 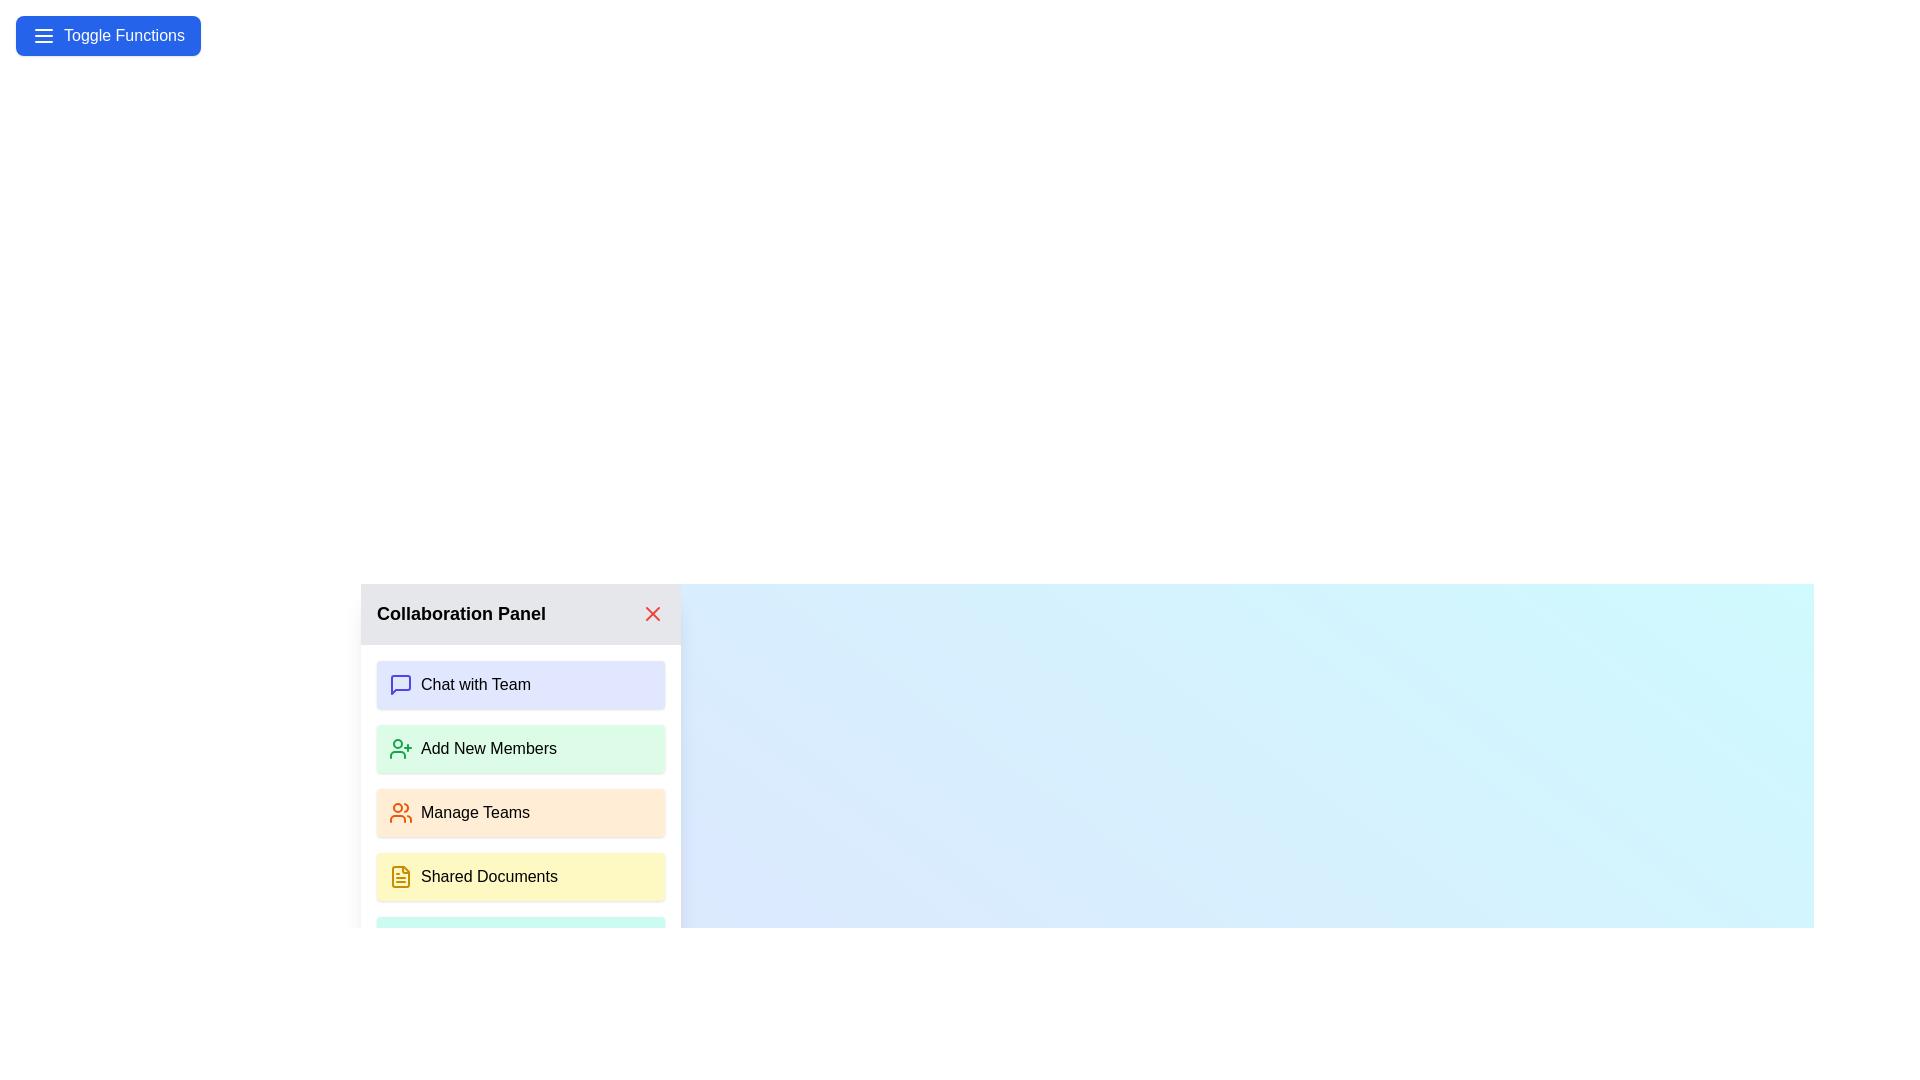 I want to click on the 'Add New Members' text label, which is bold black text on a light green background, located in the Collaboration Panel below 'Chat with Team', so click(x=489, y=748).